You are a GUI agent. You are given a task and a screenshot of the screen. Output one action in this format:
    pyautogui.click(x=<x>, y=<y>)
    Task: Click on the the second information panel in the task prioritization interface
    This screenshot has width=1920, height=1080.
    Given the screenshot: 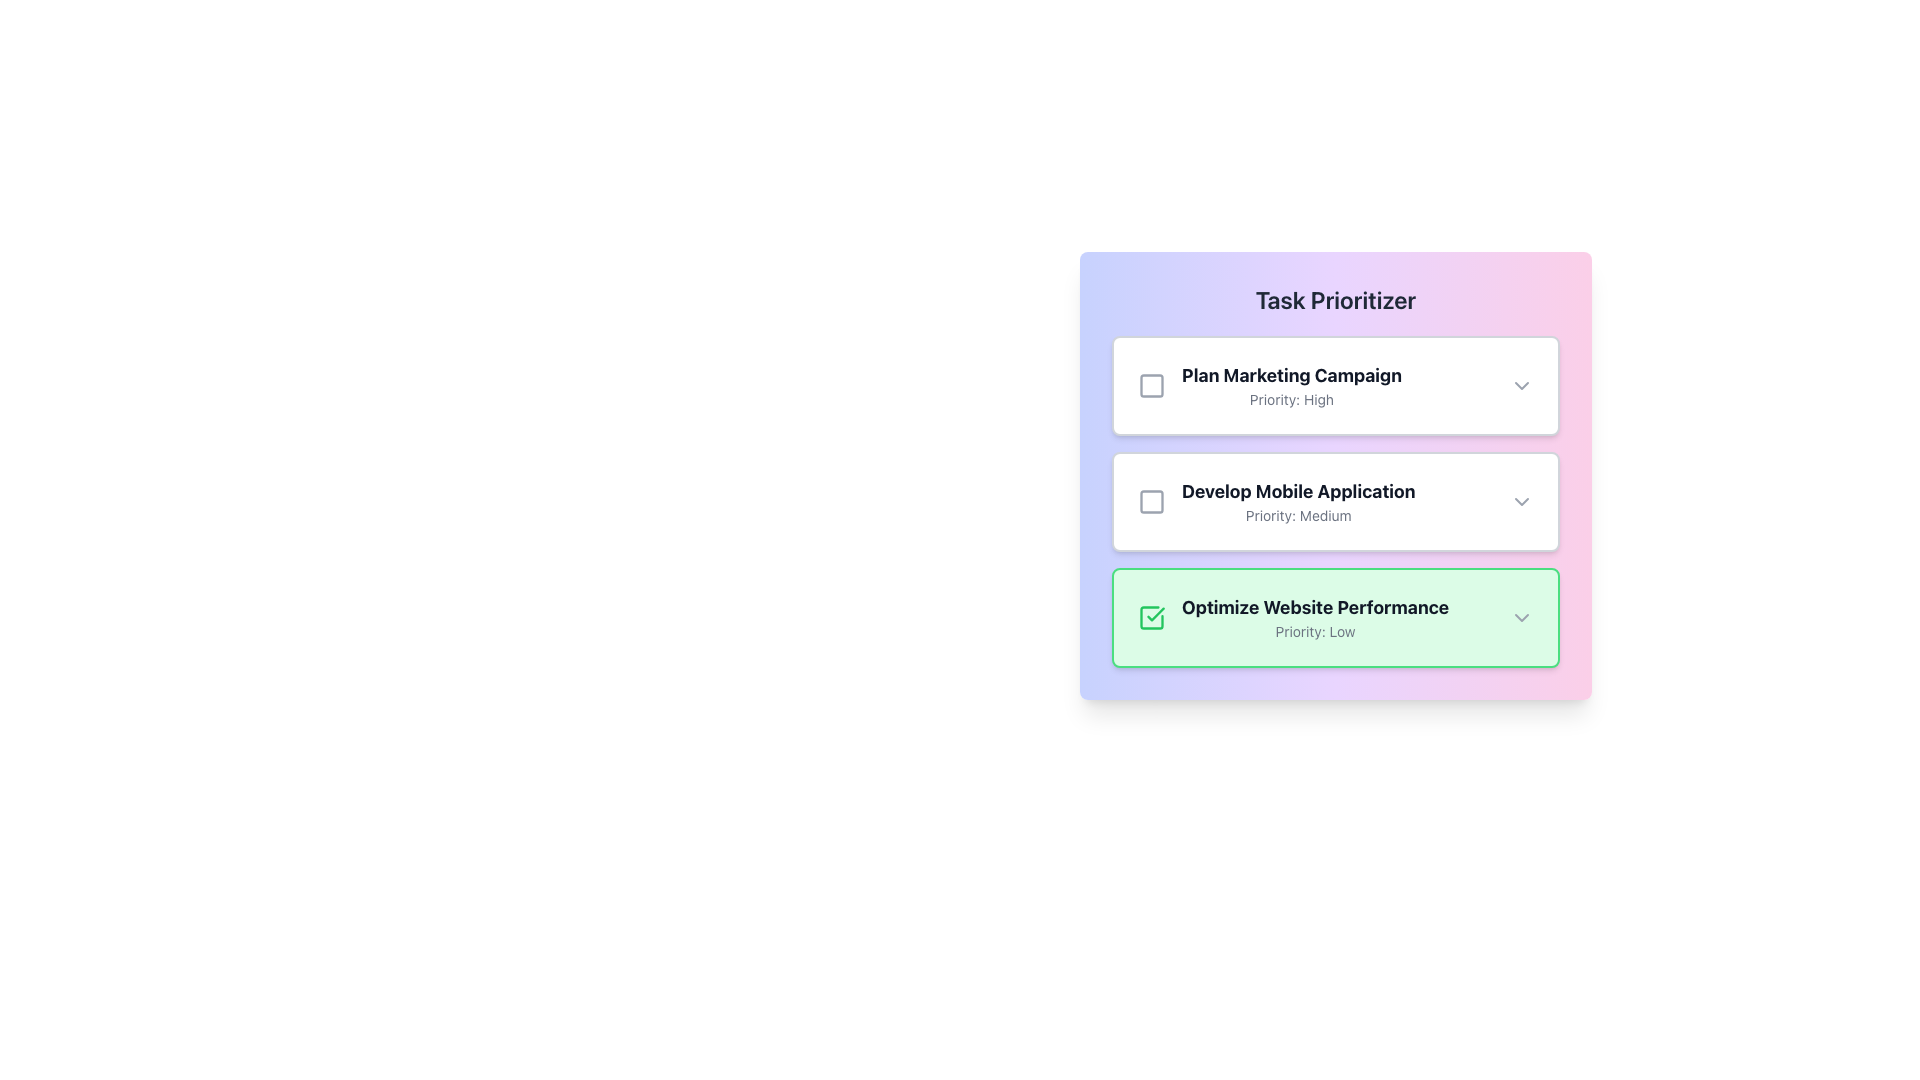 What is the action you would take?
    pyautogui.click(x=1335, y=500)
    